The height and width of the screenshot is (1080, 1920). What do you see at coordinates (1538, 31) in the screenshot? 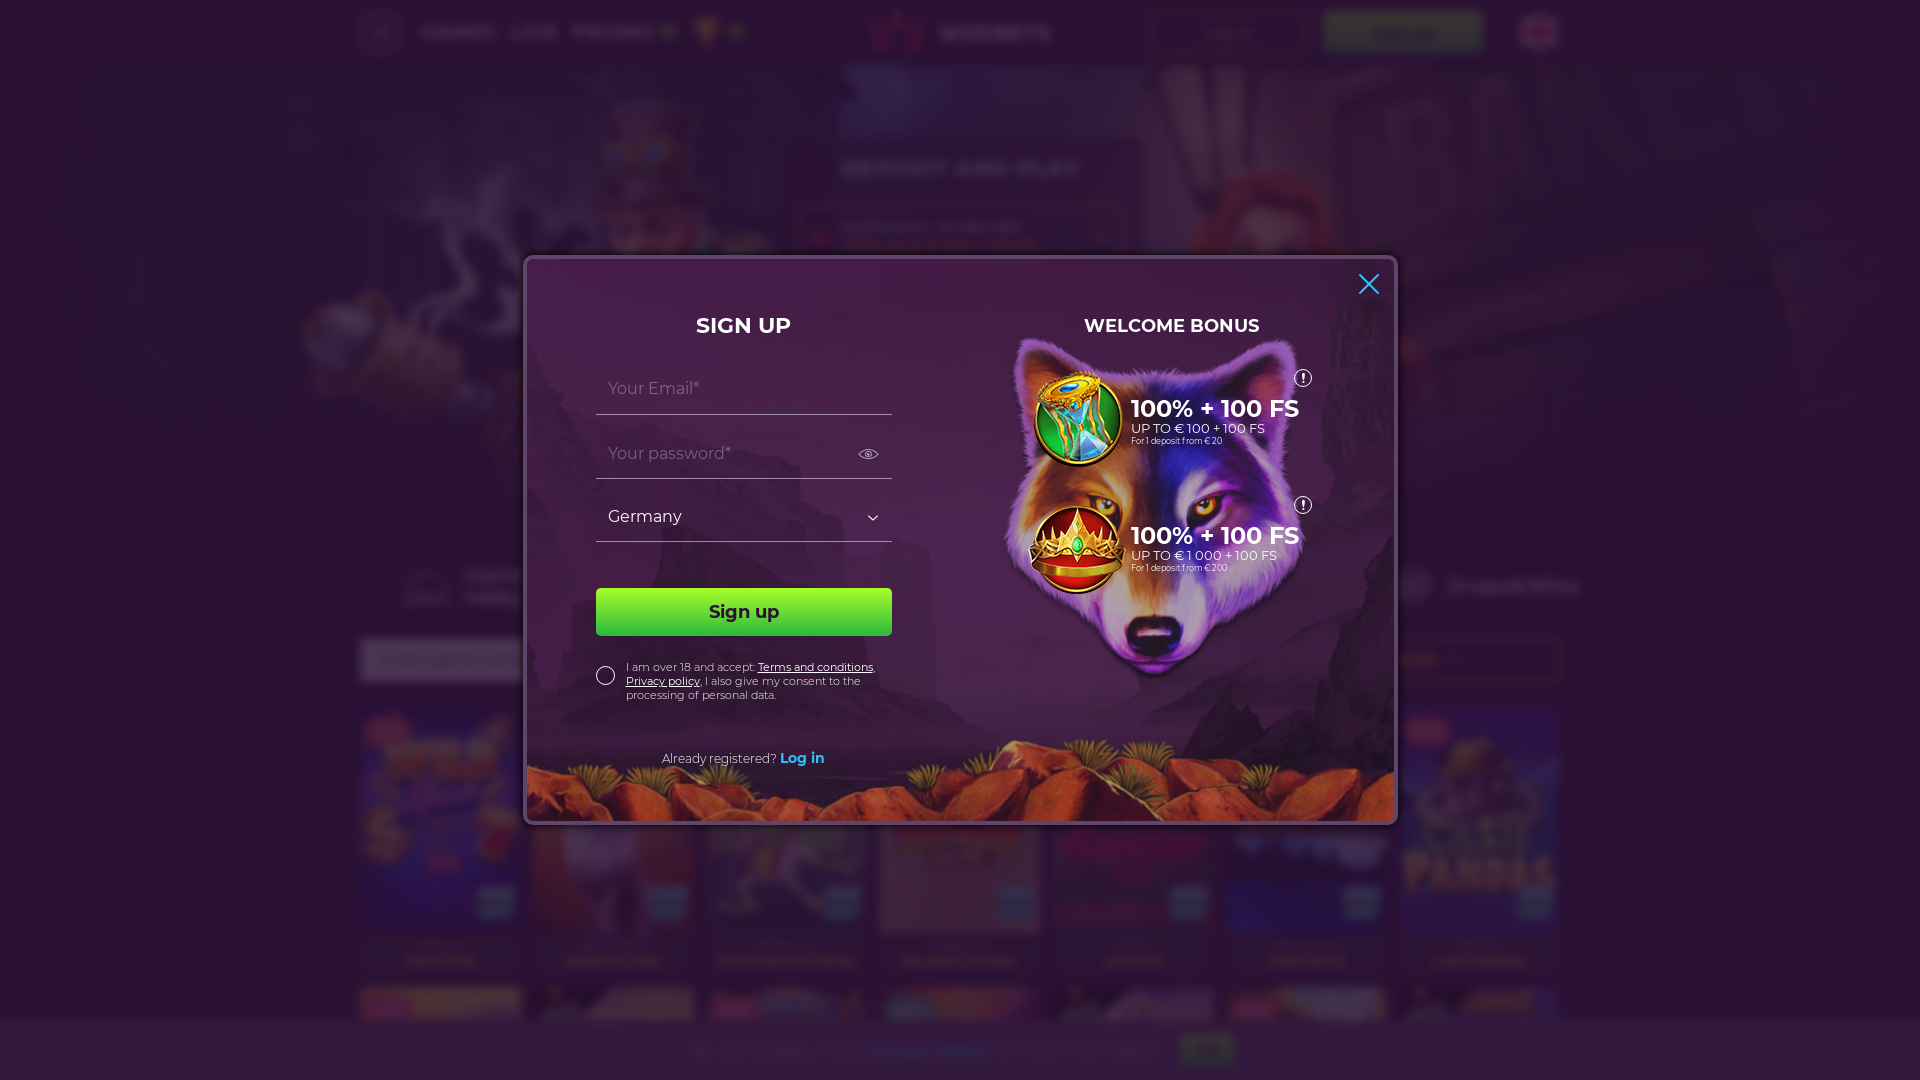
I see `'Language'` at bounding box center [1538, 31].